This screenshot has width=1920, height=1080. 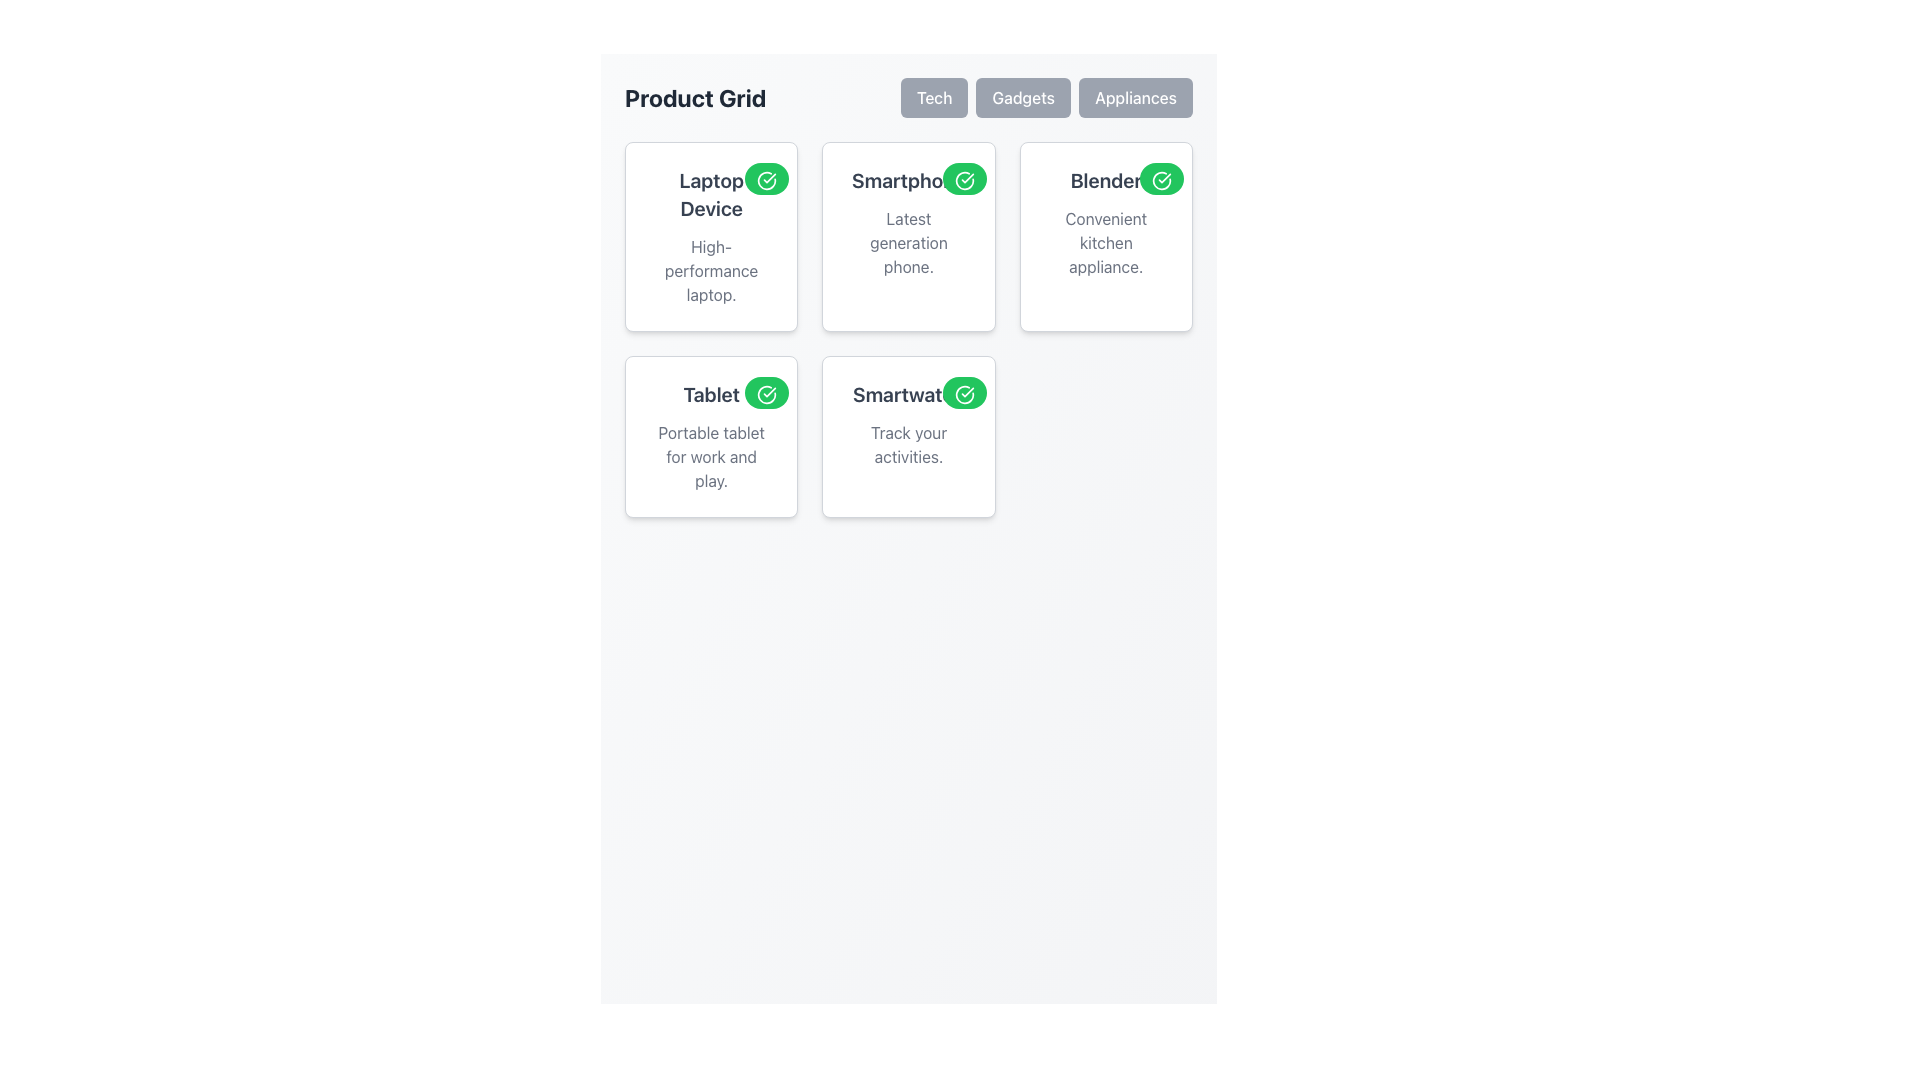 I want to click on the status visually, so click(x=1161, y=180).